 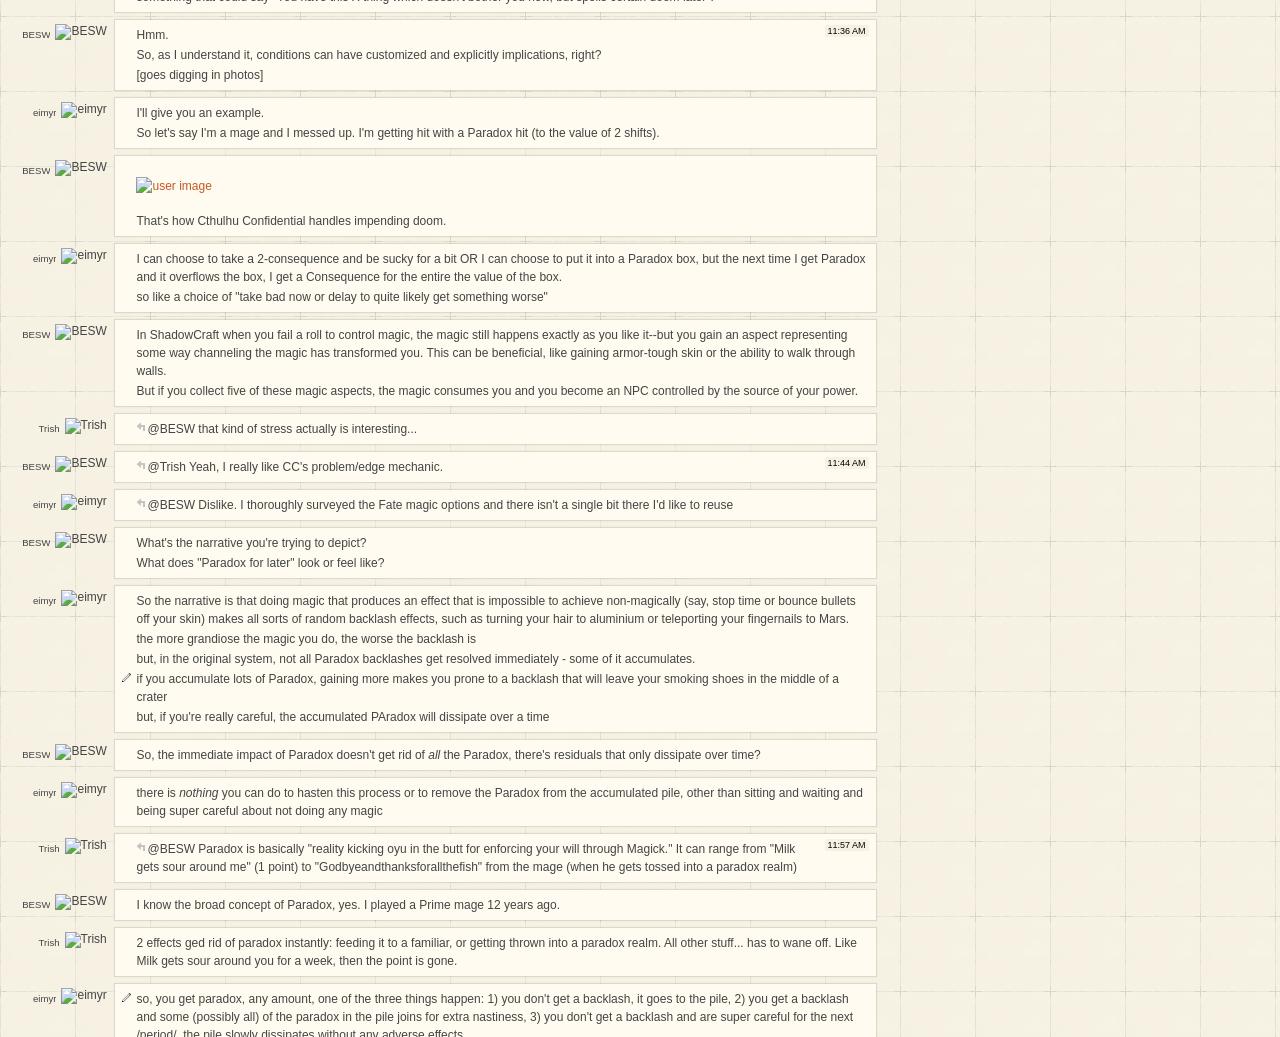 I want to click on 'the more grandiose the magic you do, the worse the backlash is', so click(x=305, y=638).